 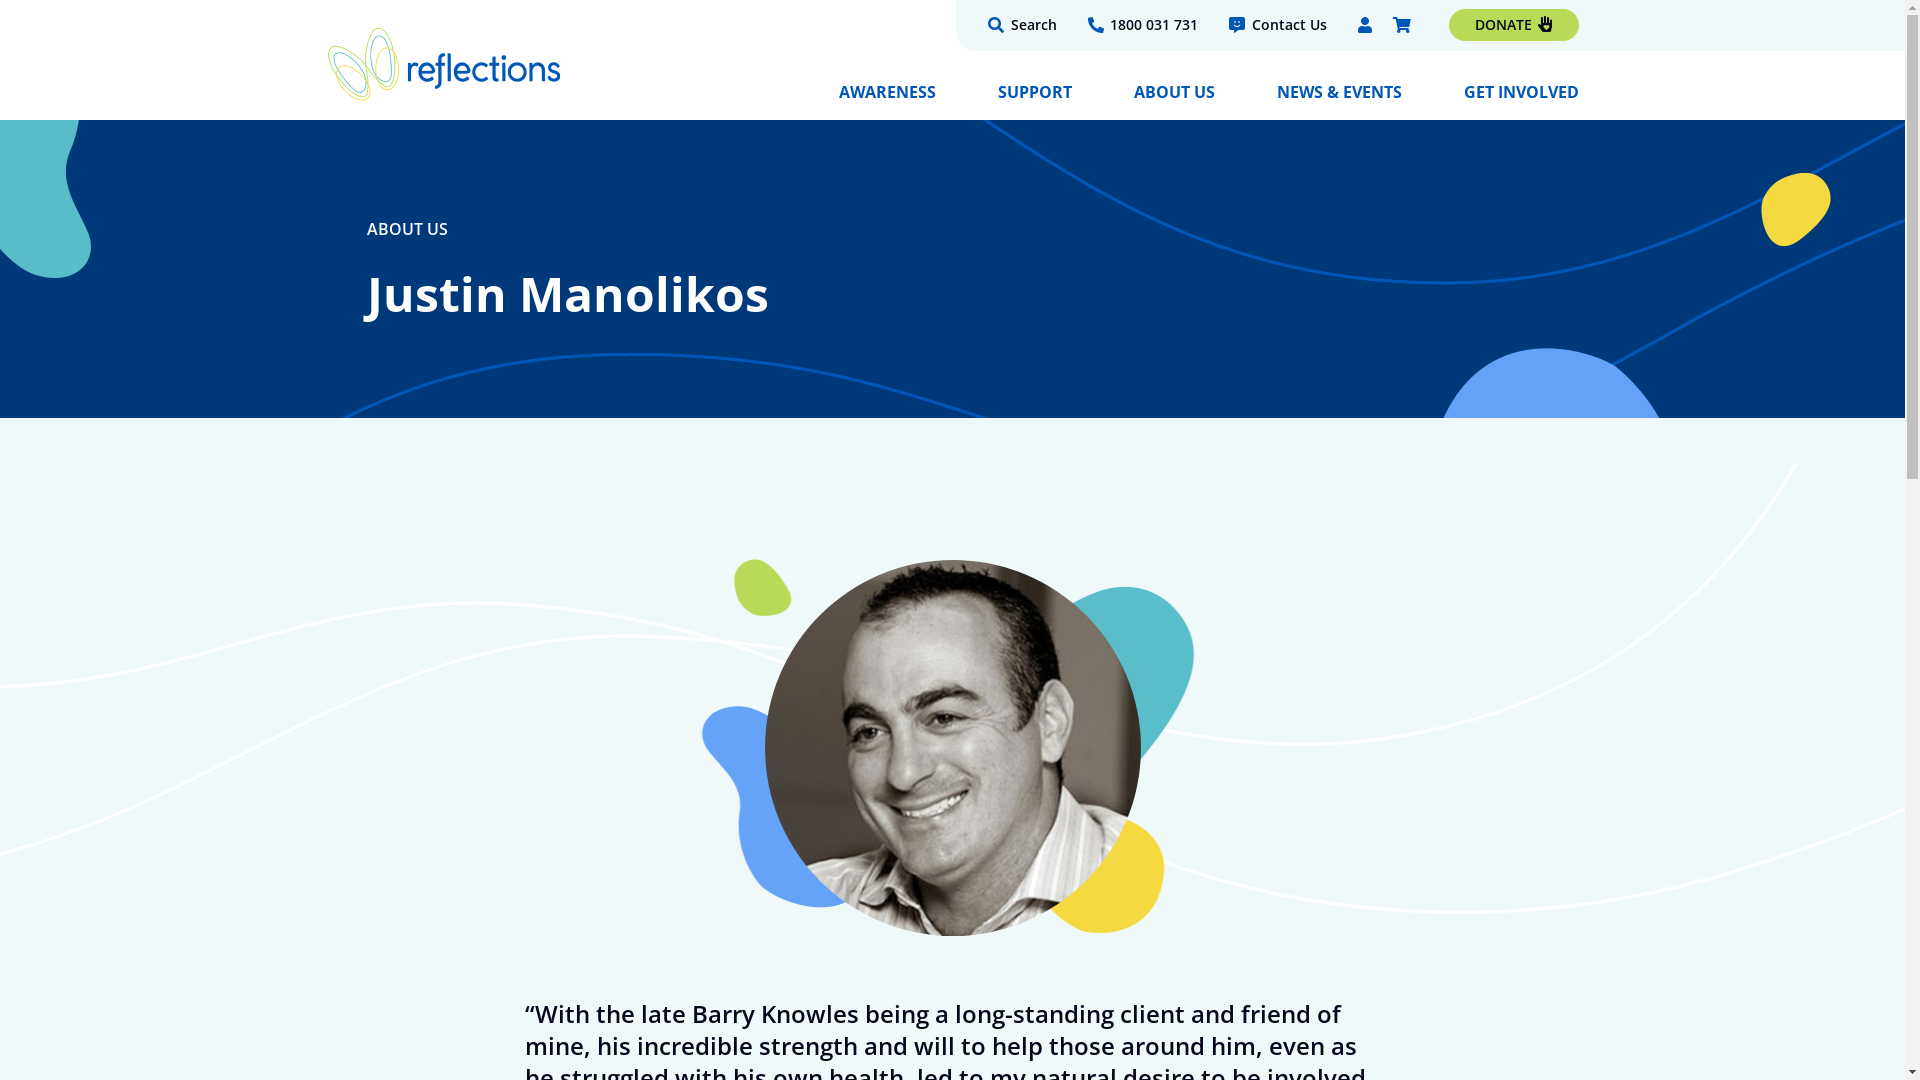 What do you see at coordinates (998, 100) in the screenshot?
I see `'SUPPORT'` at bounding box center [998, 100].